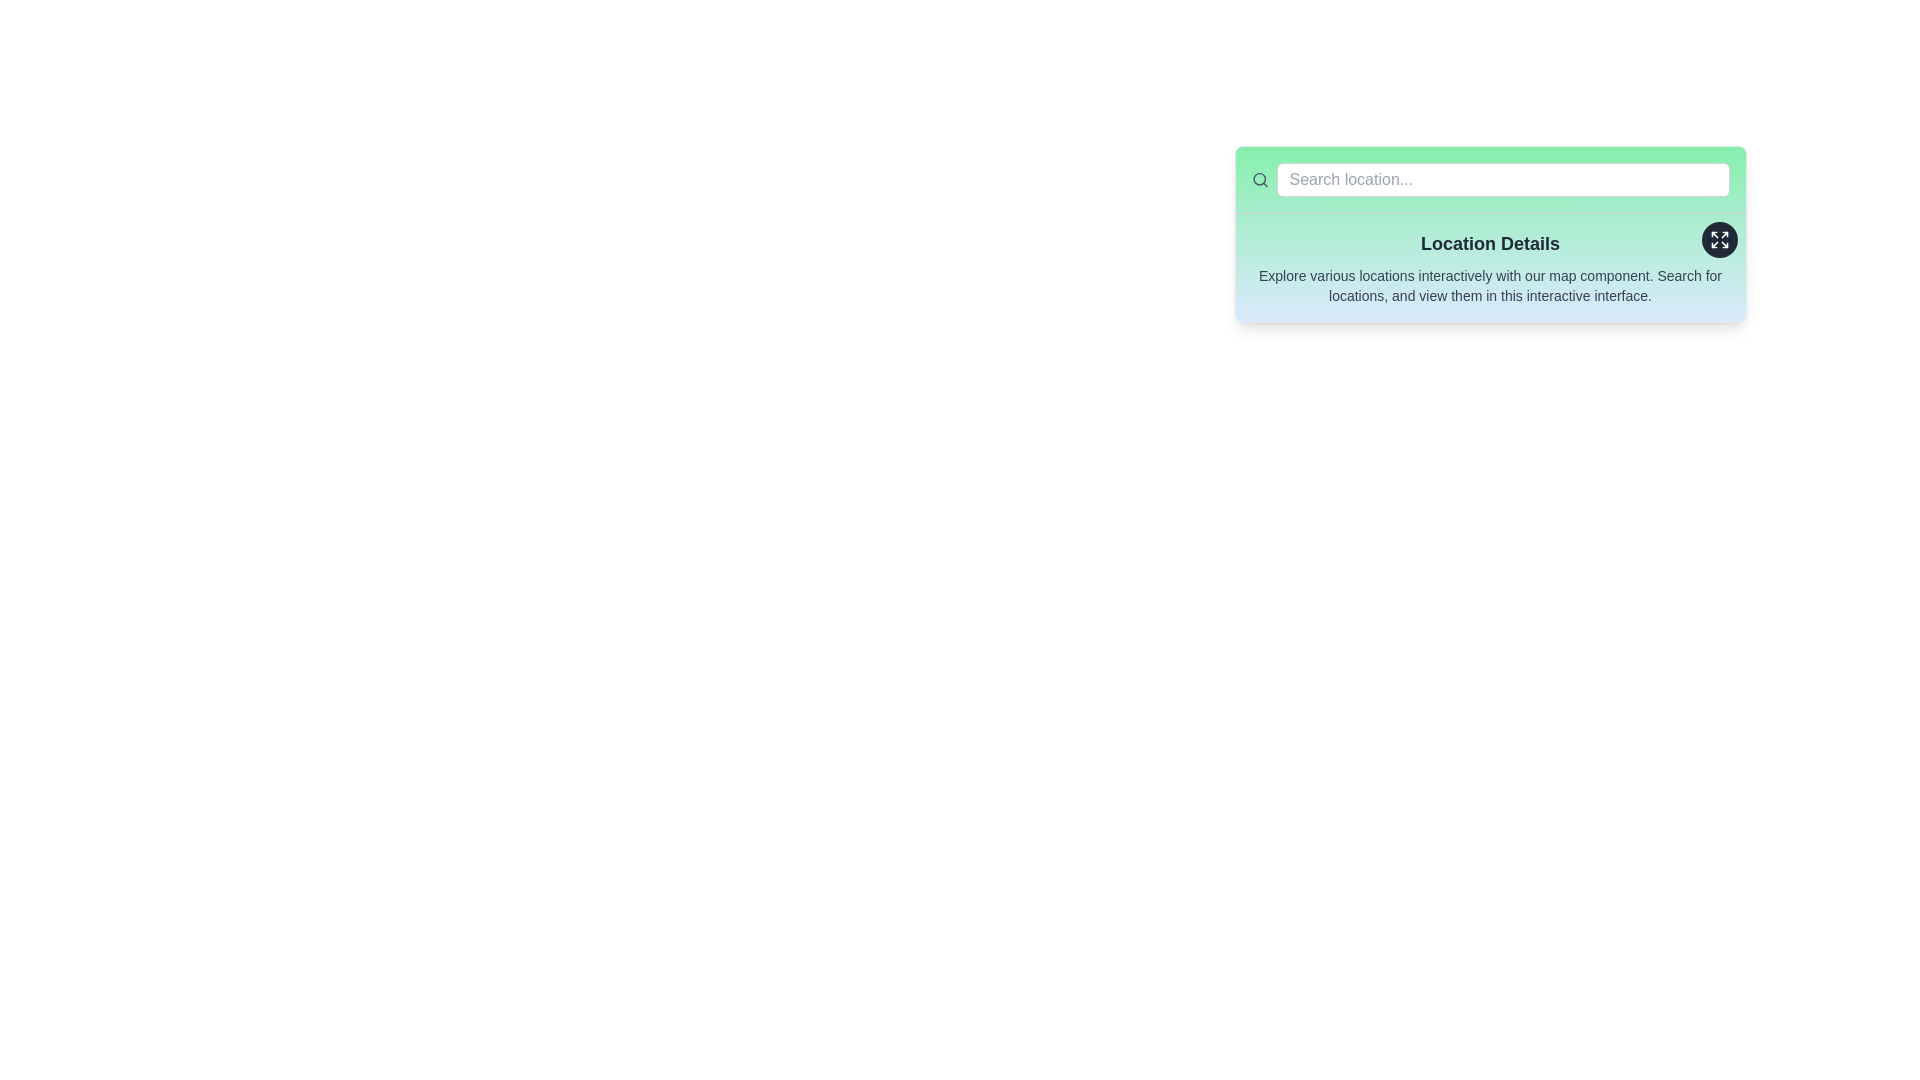 This screenshot has width=1920, height=1080. I want to click on the circular magnifying glass icon that symbolizes the search function, which is located on a green background to the left of the search input box labeled 'Search location...', so click(1258, 180).